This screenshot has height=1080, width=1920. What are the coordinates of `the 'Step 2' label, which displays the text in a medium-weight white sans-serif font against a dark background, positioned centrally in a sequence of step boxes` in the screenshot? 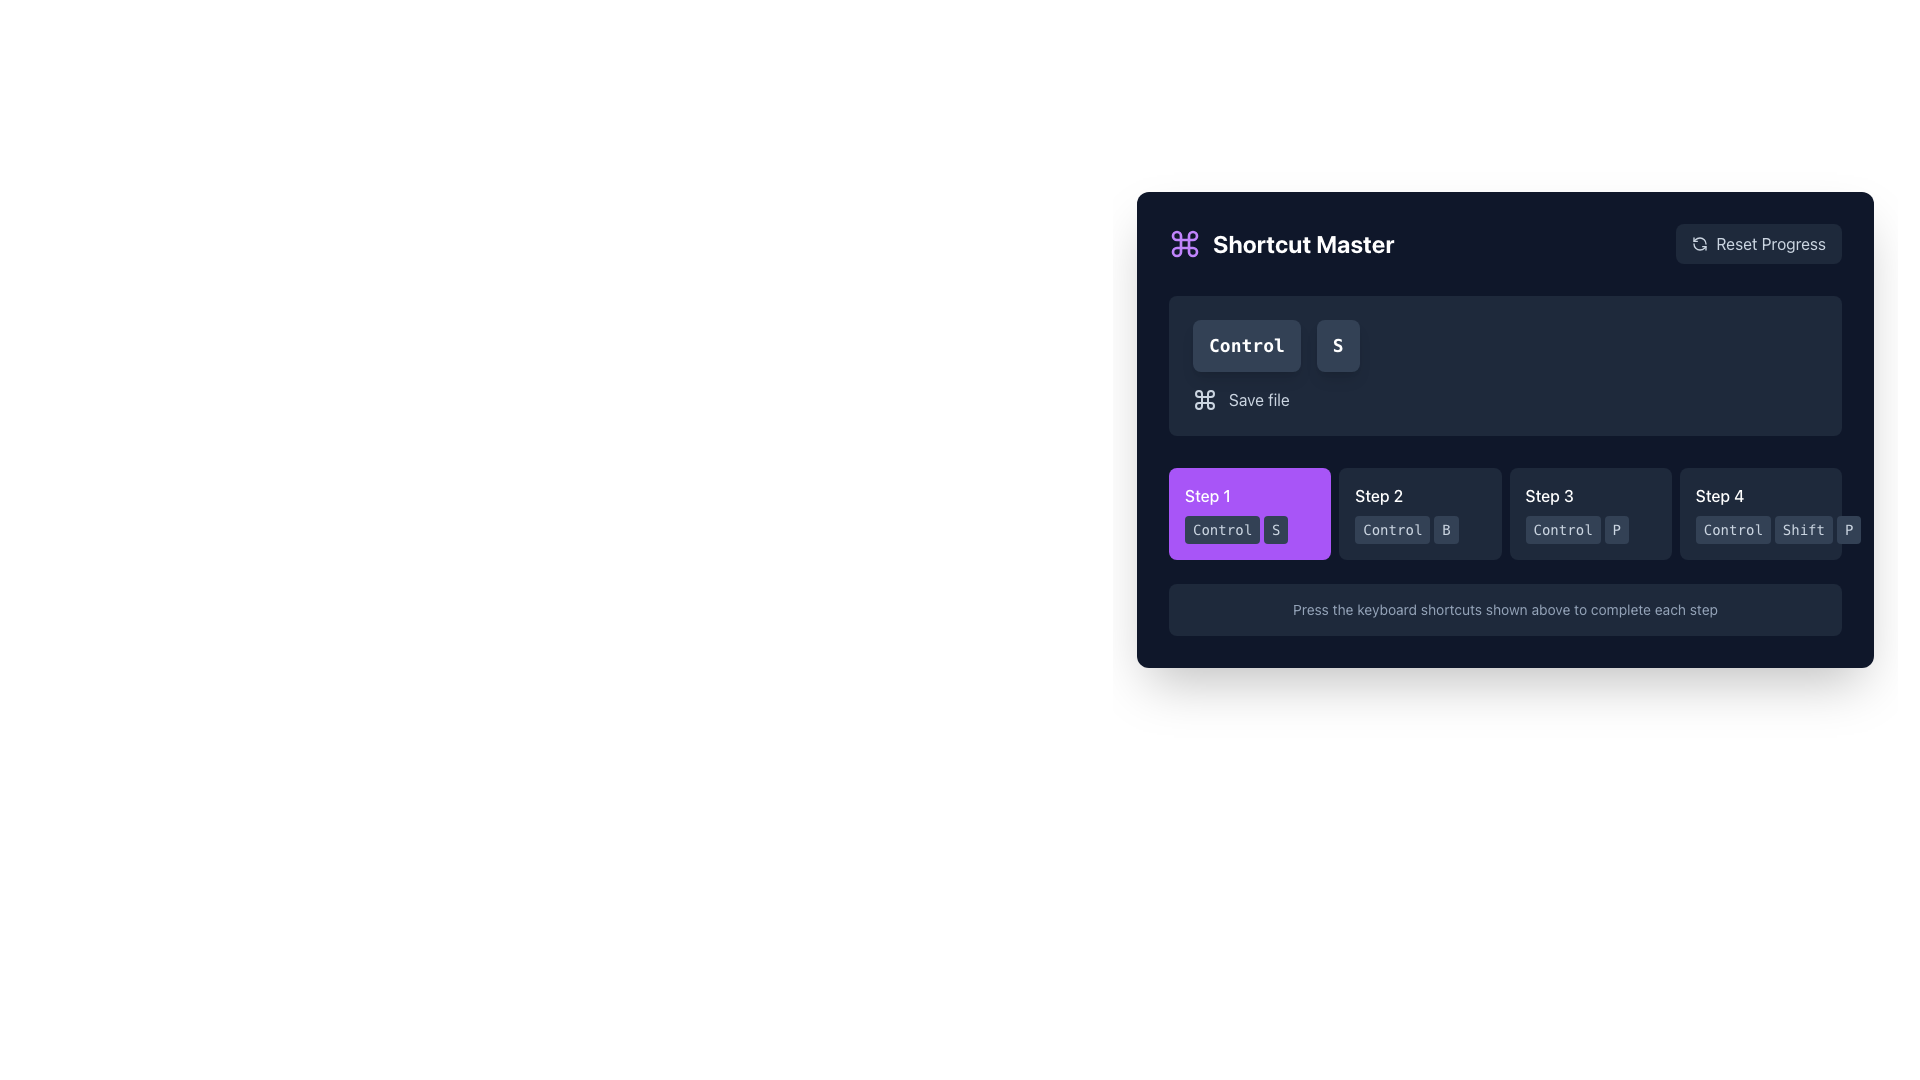 It's located at (1378, 495).